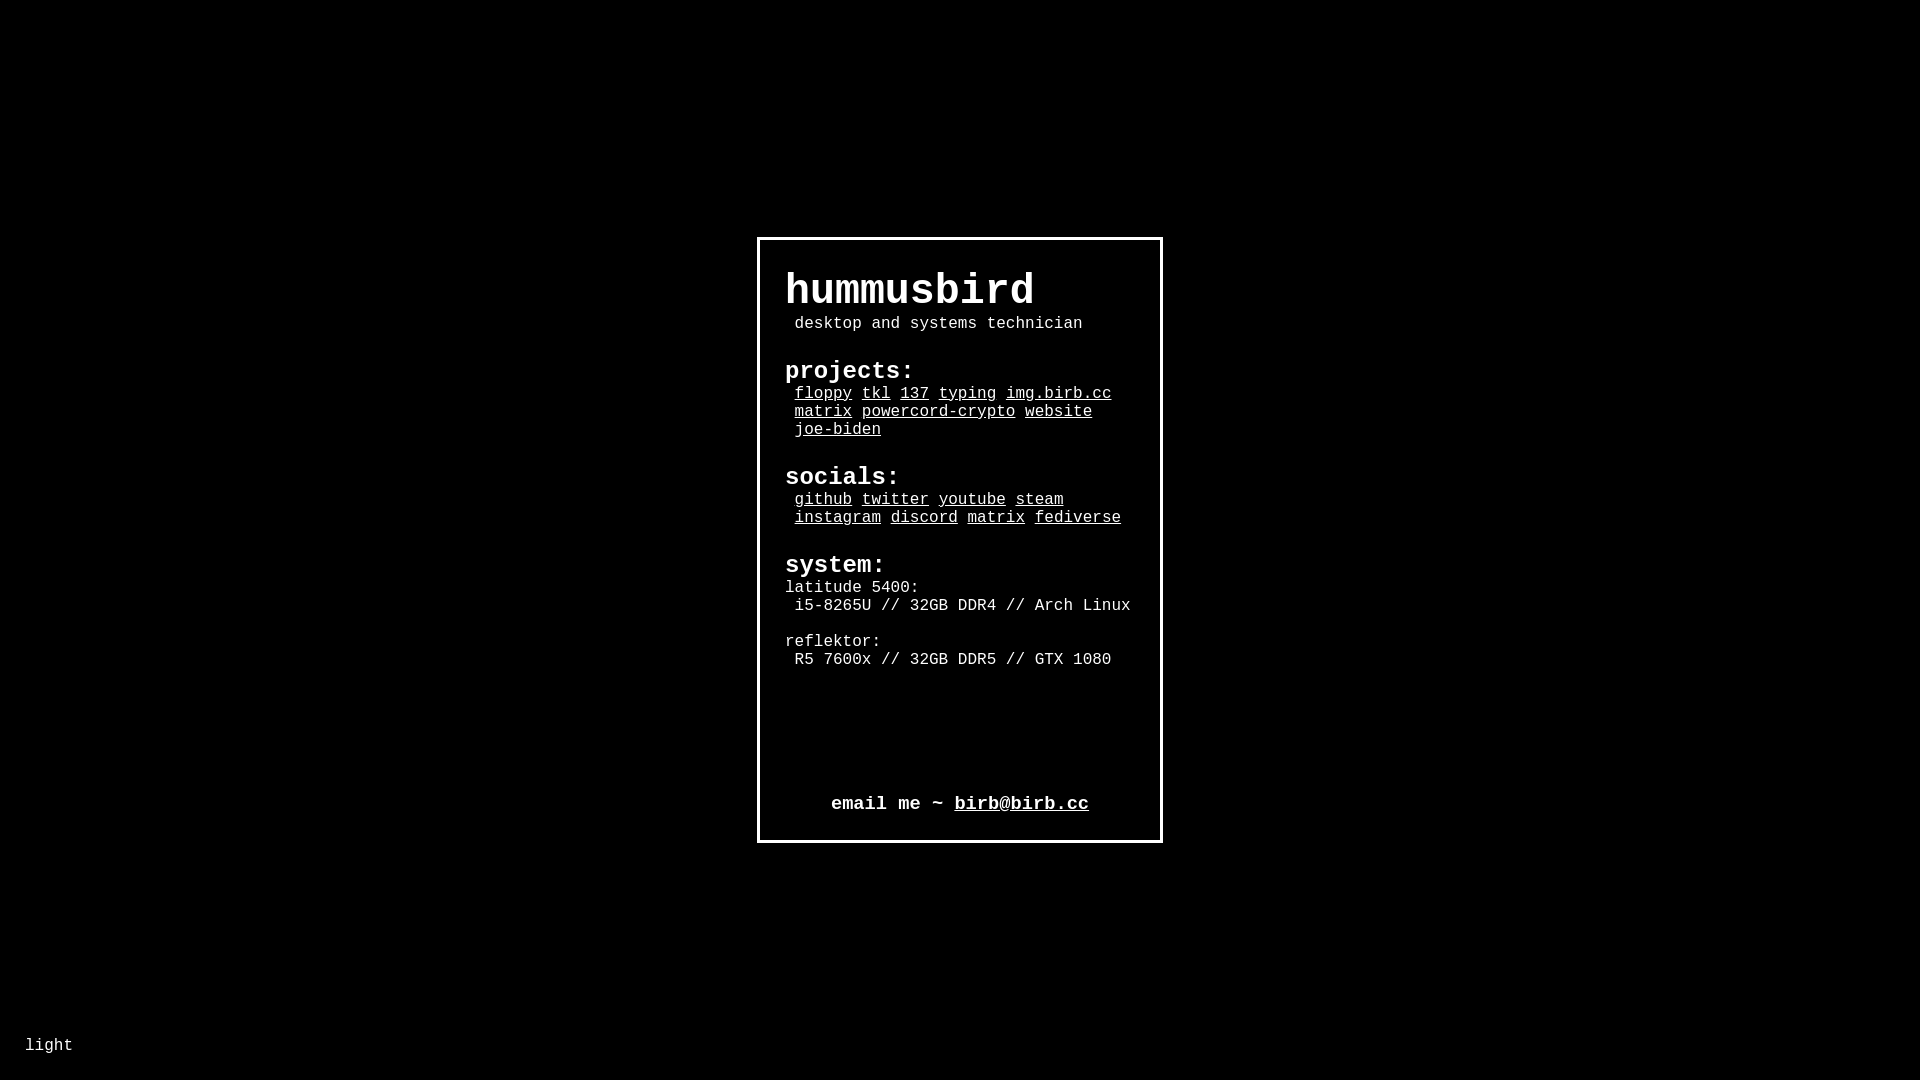  Describe the element at coordinates (899, 393) in the screenshot. I see `'137'` at that location.